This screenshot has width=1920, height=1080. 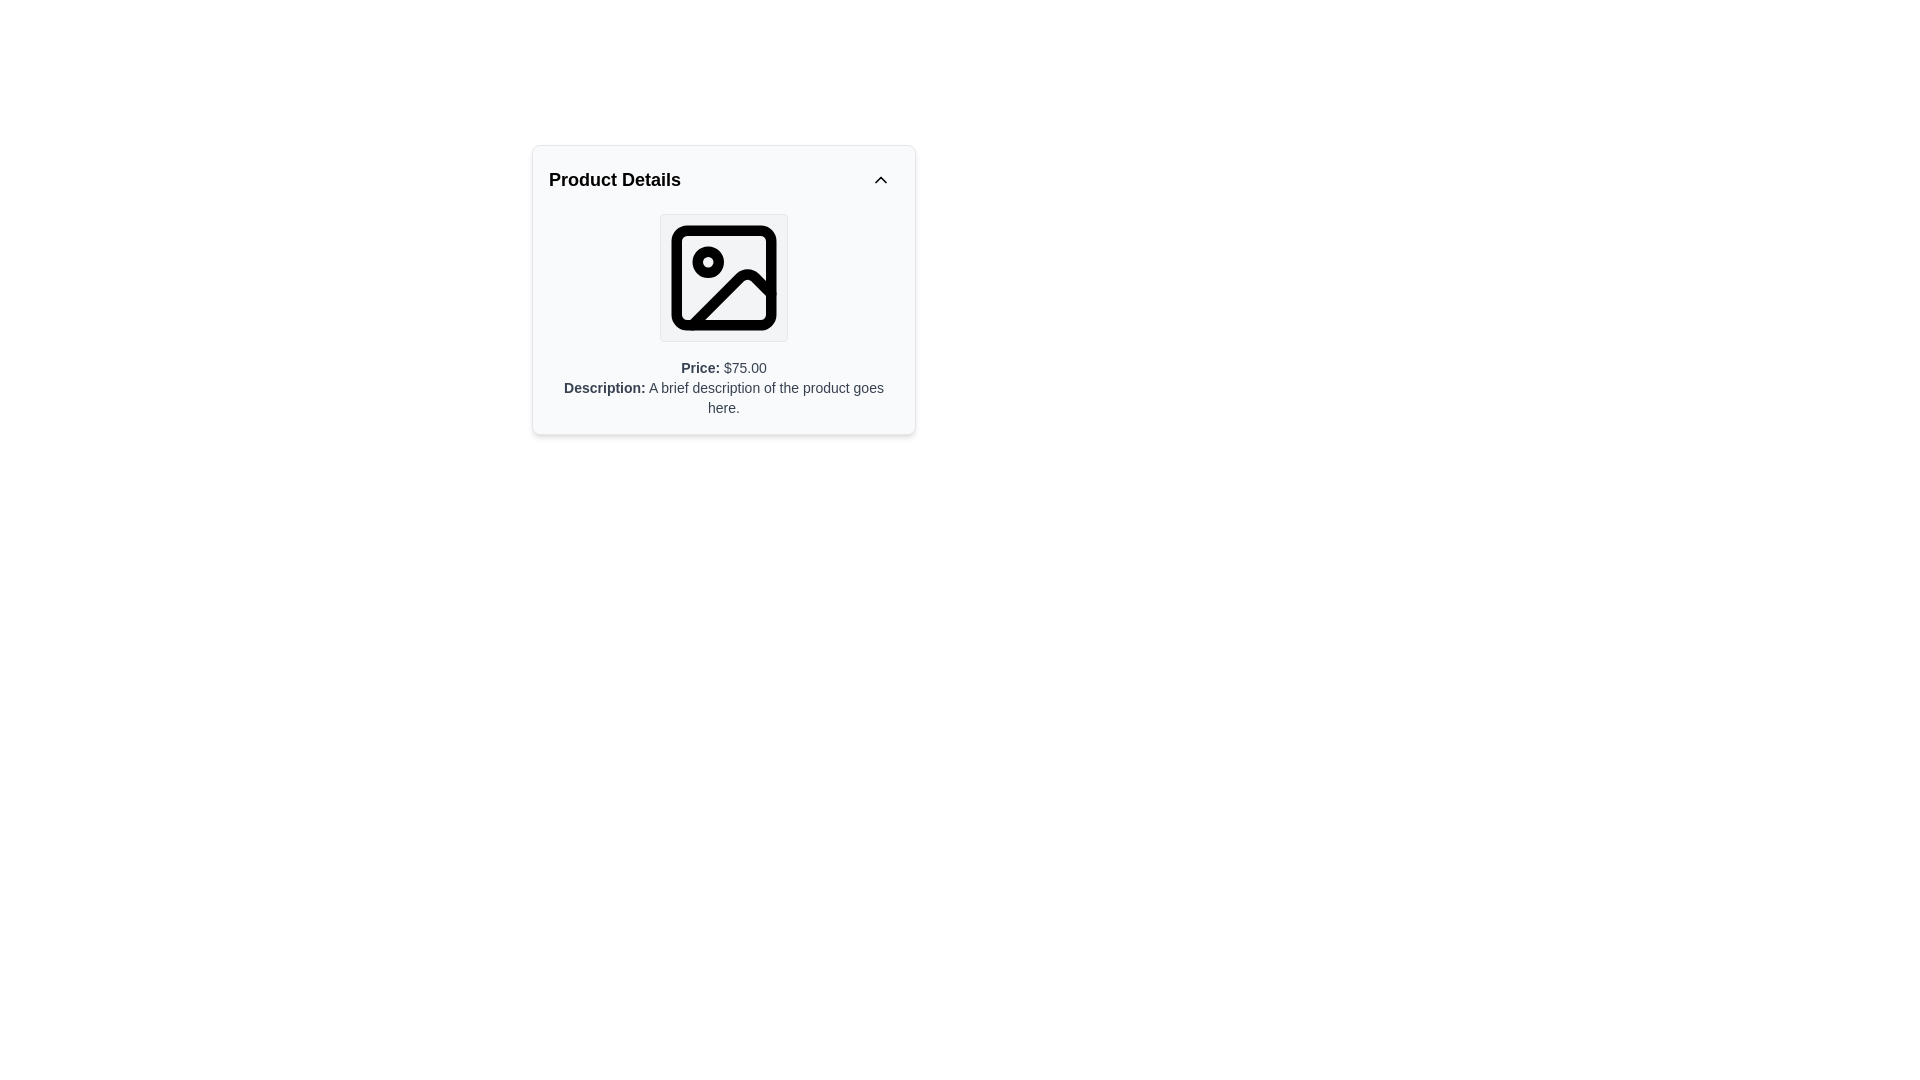 What do you see at coordinates (603, 388) in the screenshot?
I see `the label that serves as a header for the descriptive text, located at the upper-left corner of the description field` at bounding box center [603, 388].